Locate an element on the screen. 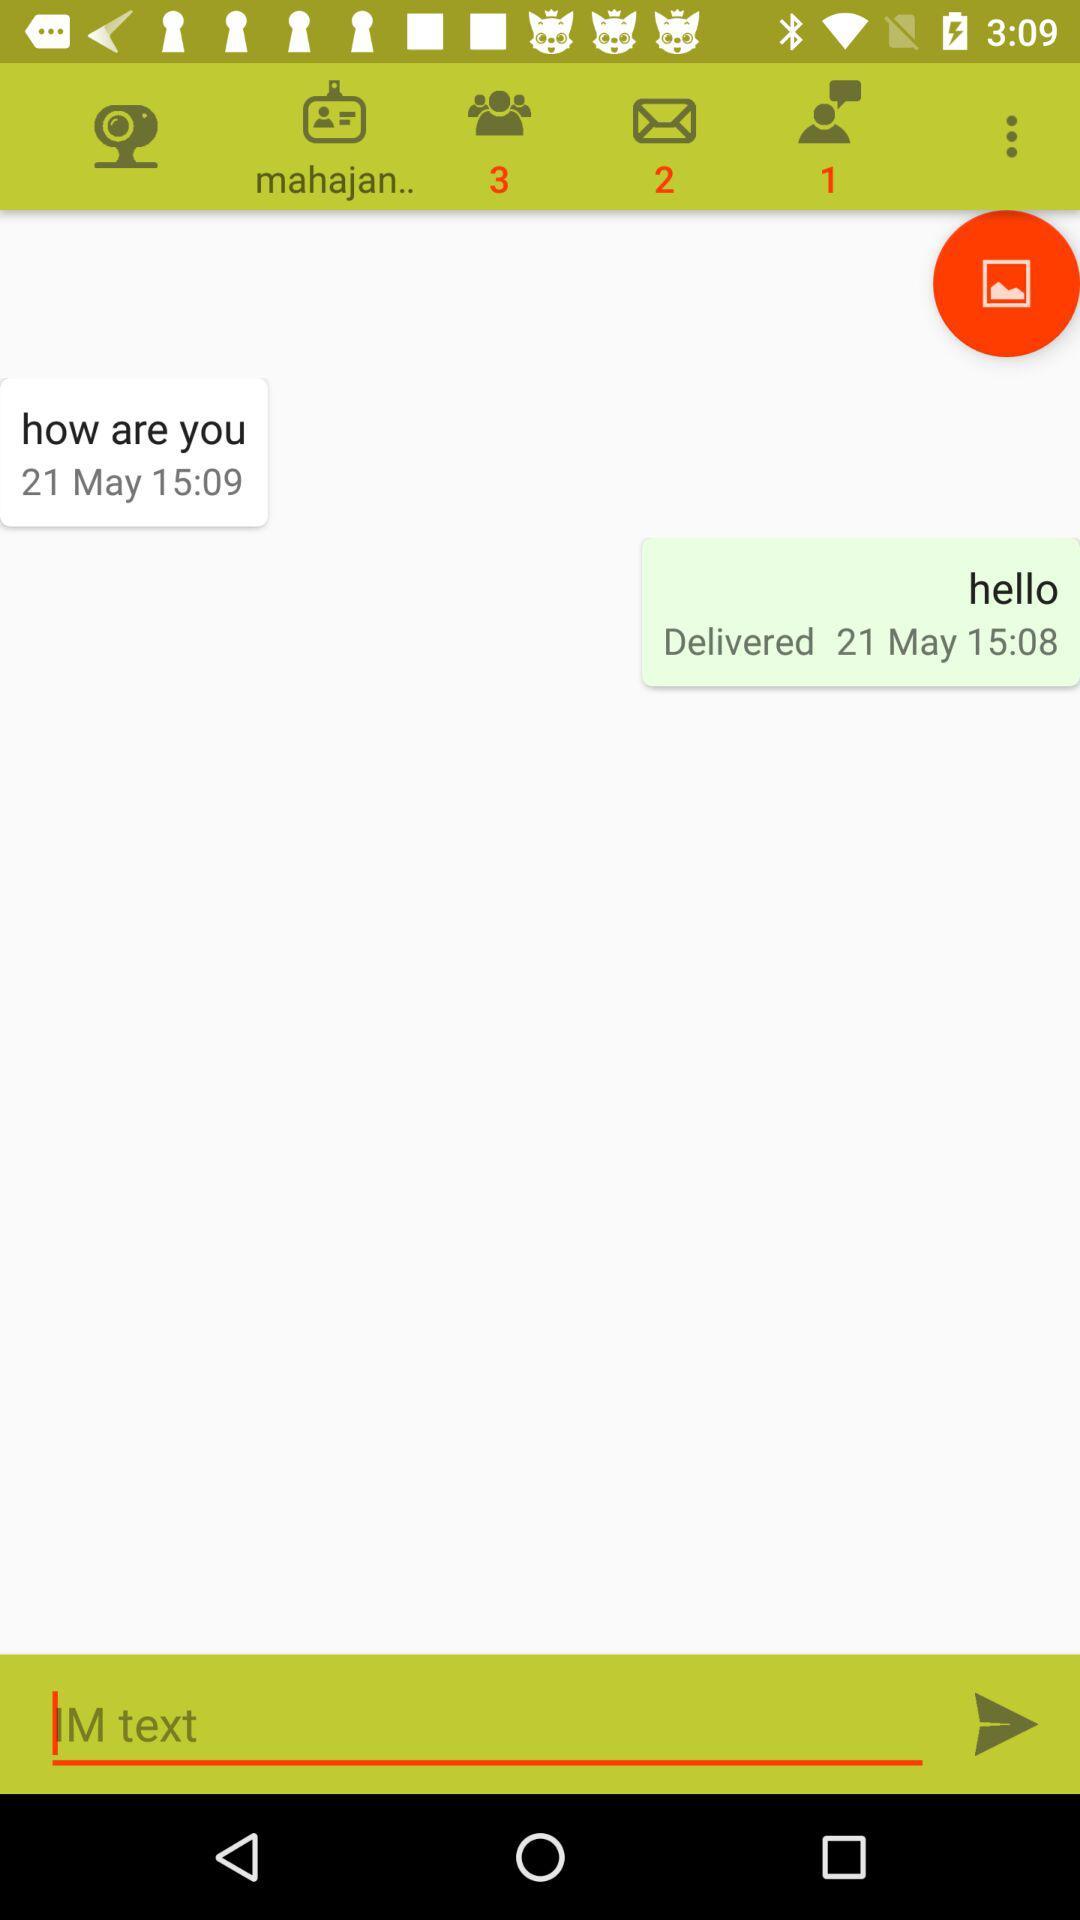 The height and width of the screenshot is (1920, 1080). the field which contains the im text is located at coordinates (487, 1723).